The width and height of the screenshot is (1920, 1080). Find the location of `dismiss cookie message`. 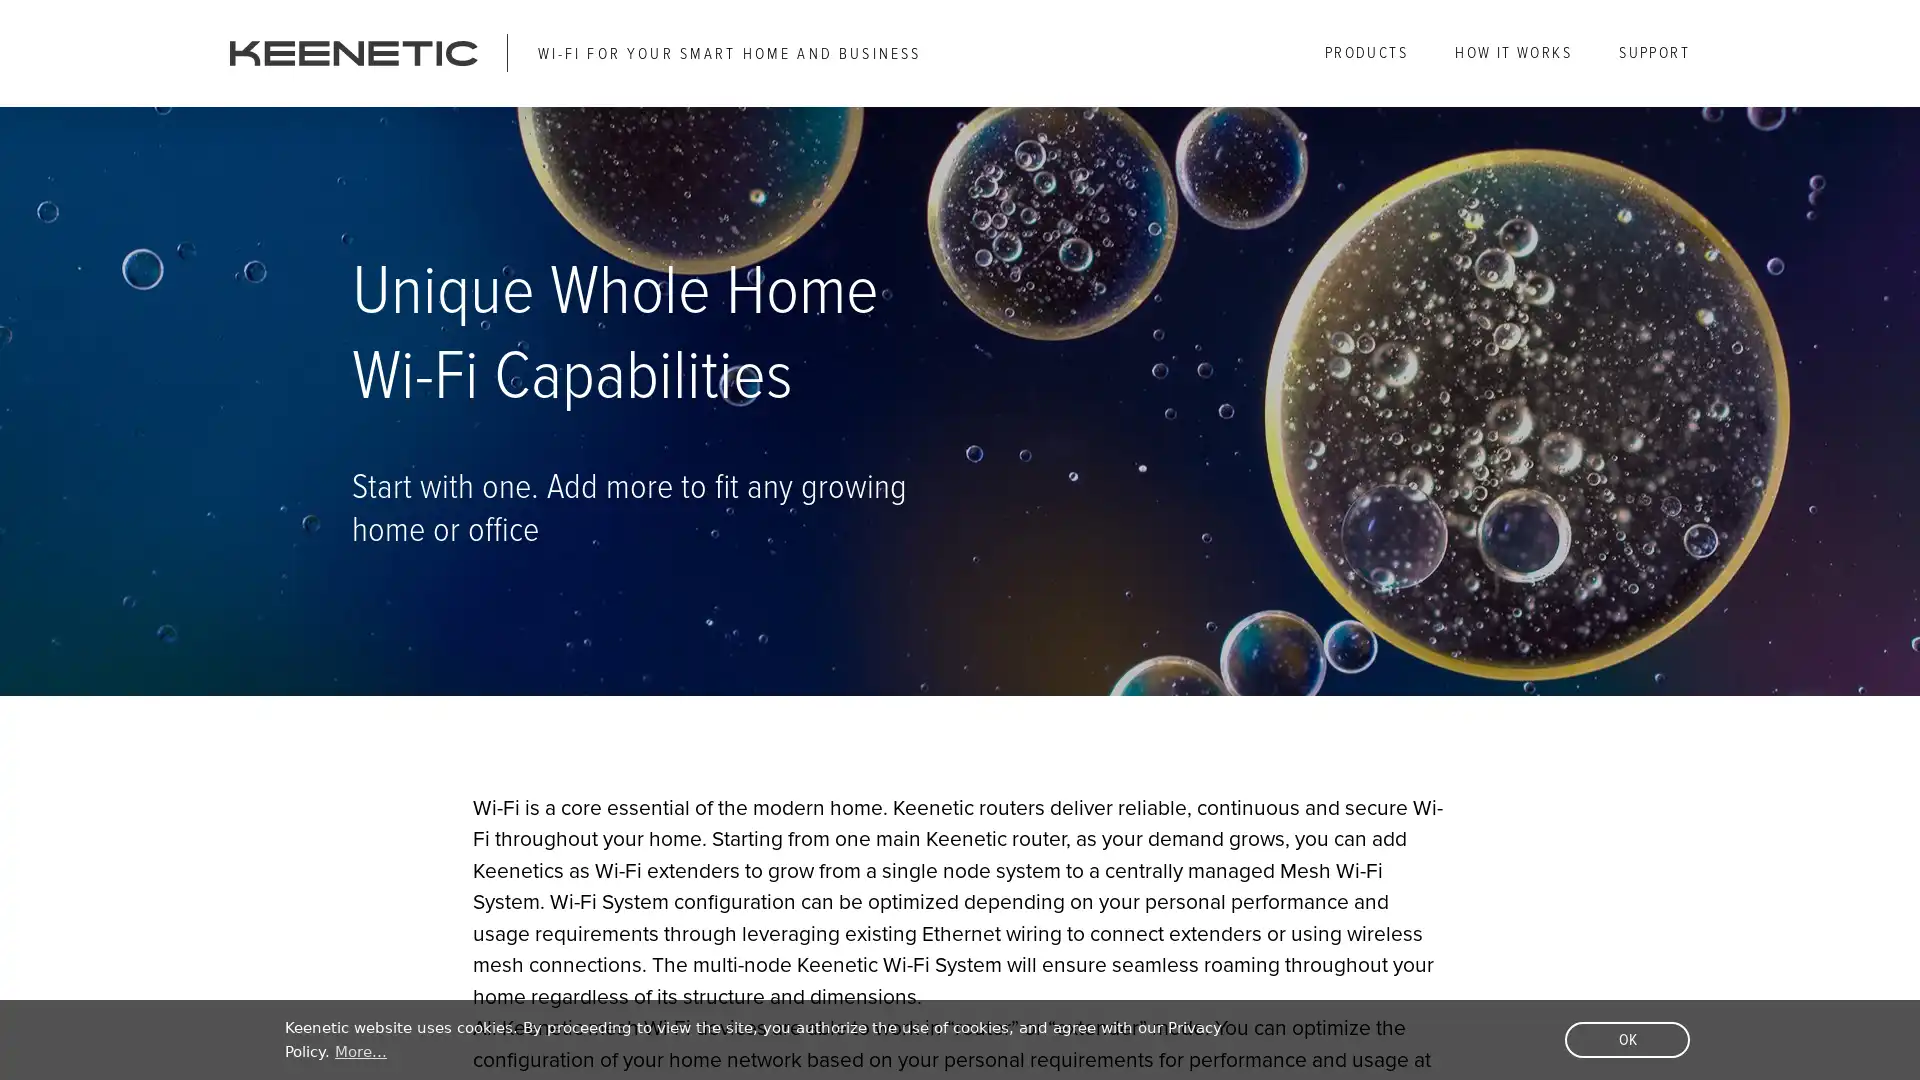

dismiss cookie message is located at coordinates (1627, 1038).